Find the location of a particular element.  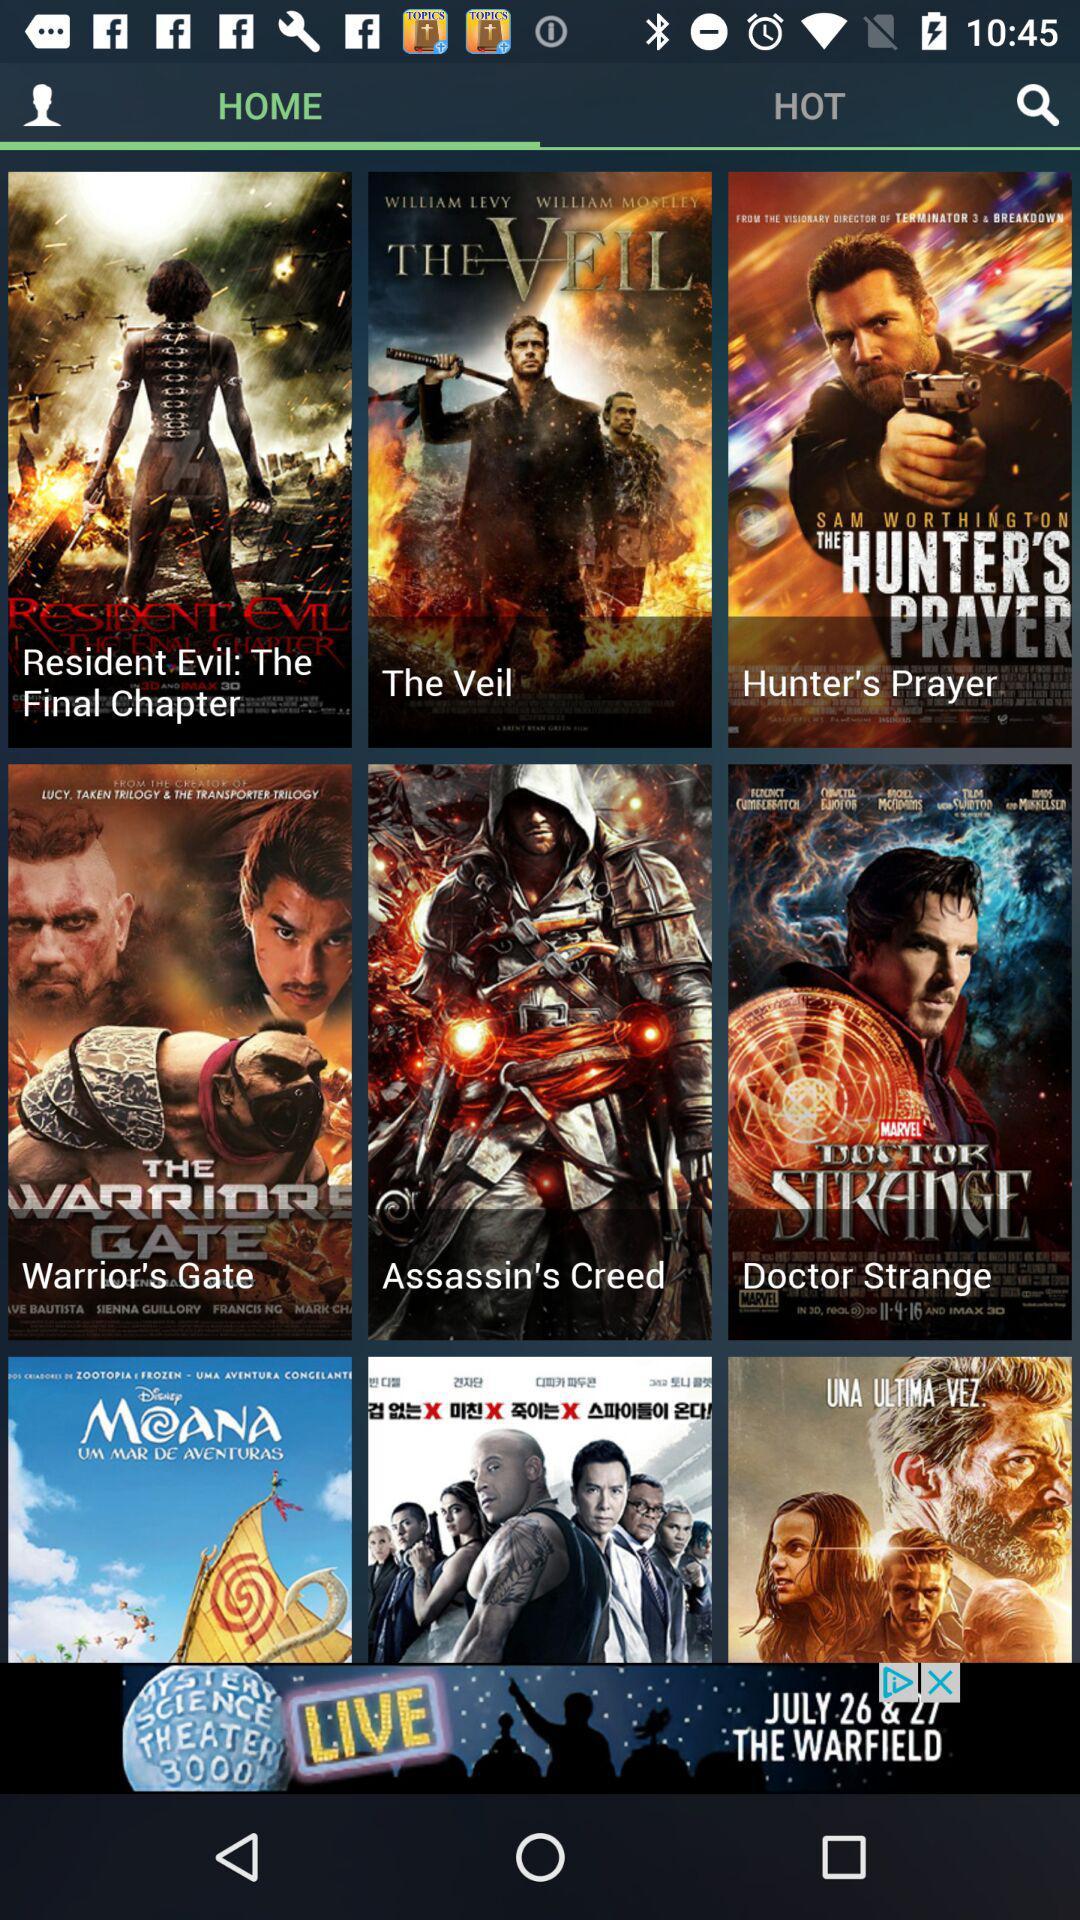

move to search icon is located at coordinates (1036, 104).